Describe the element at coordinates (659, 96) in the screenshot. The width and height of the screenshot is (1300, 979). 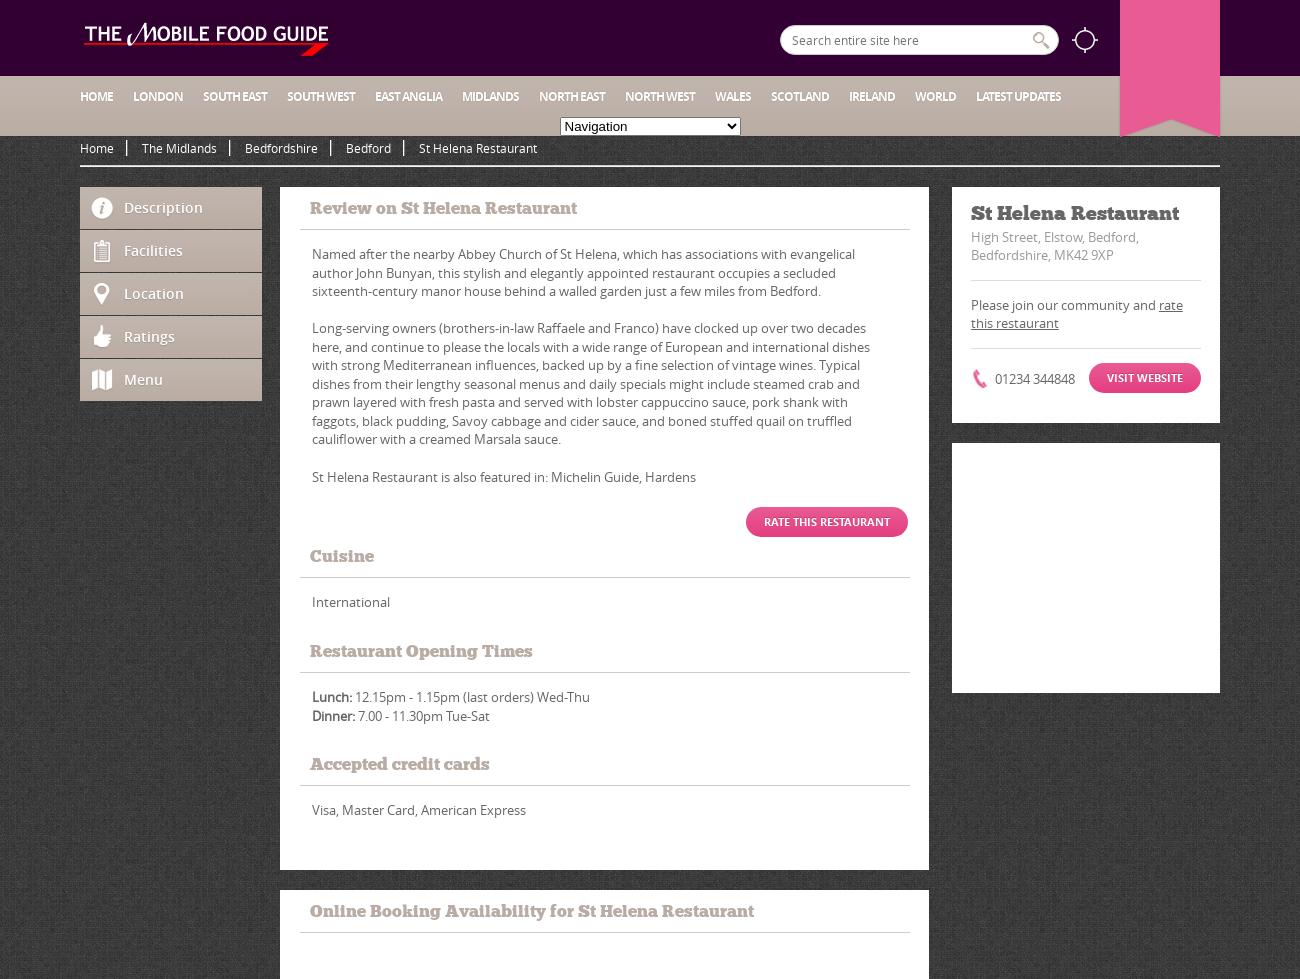
I see `'North West'` at that location.